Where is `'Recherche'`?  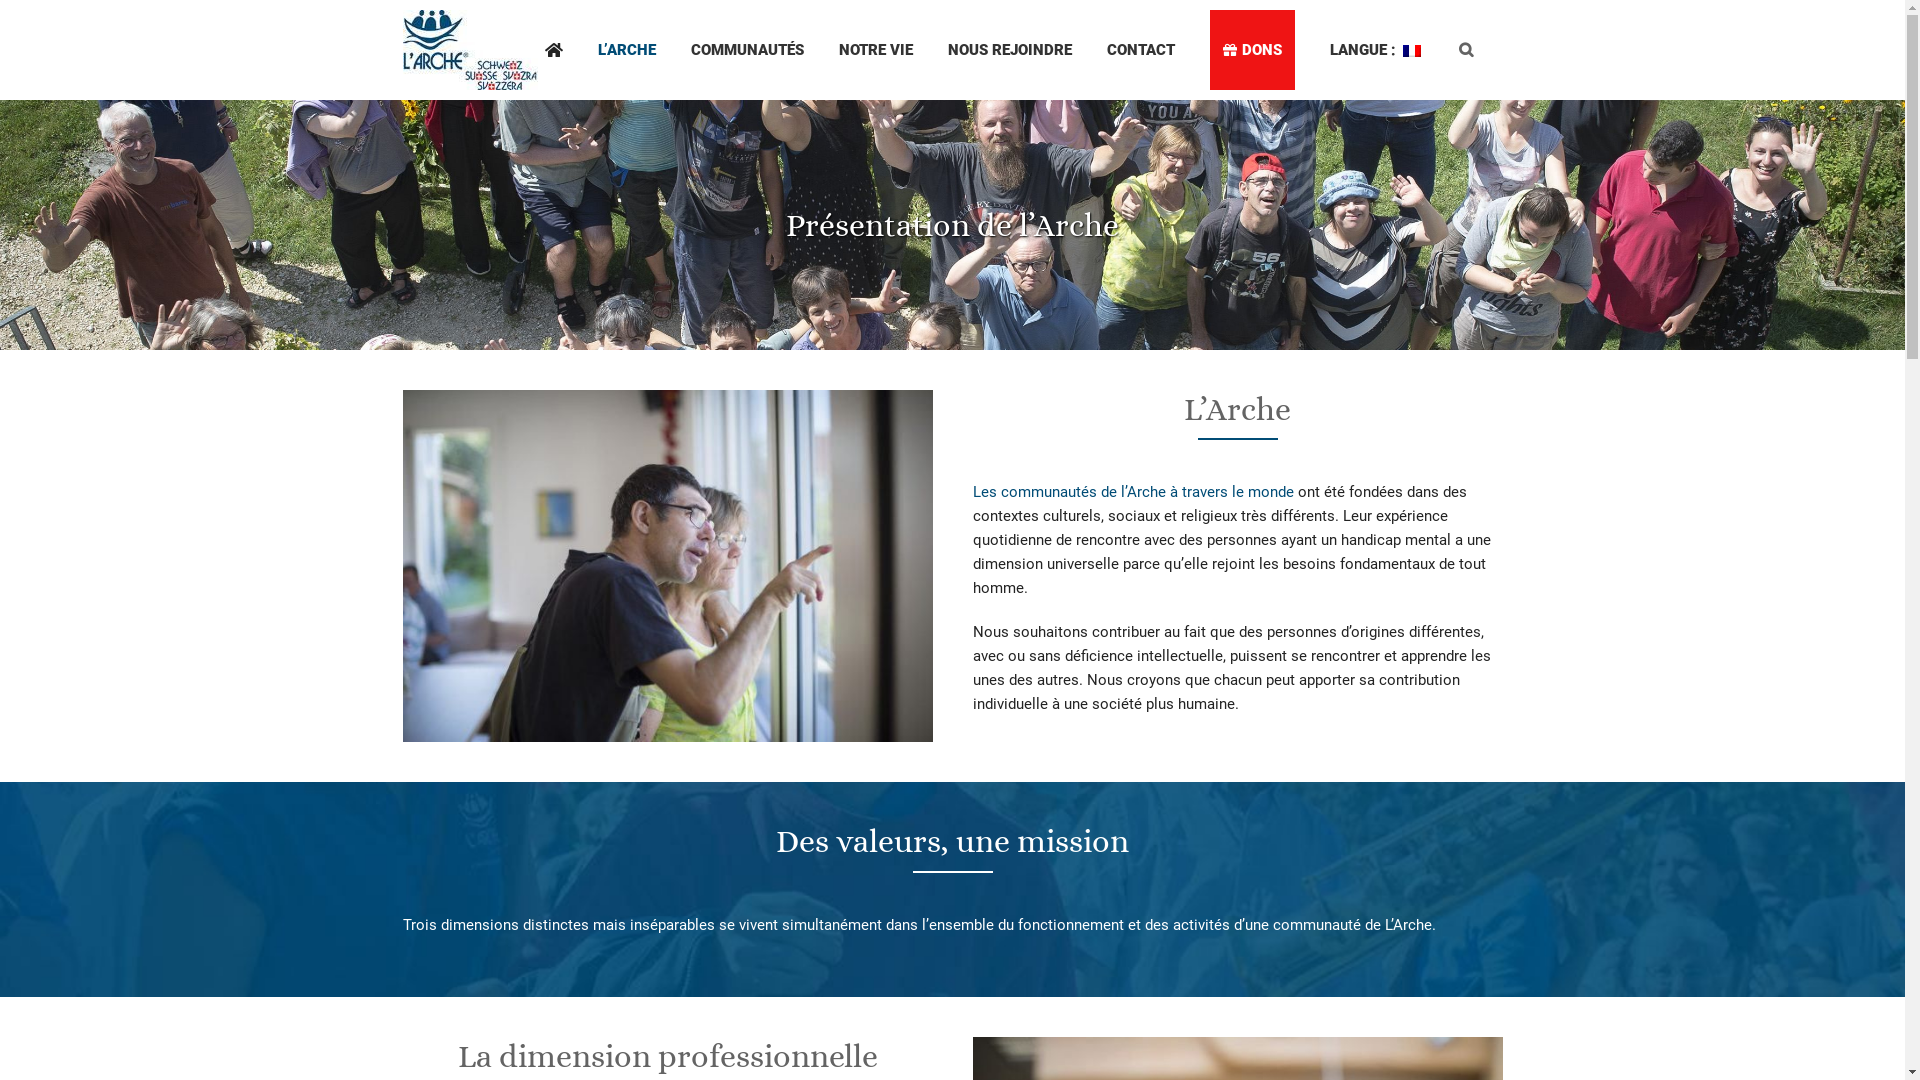
'Recherche' is located at coordinates (1465, 49).